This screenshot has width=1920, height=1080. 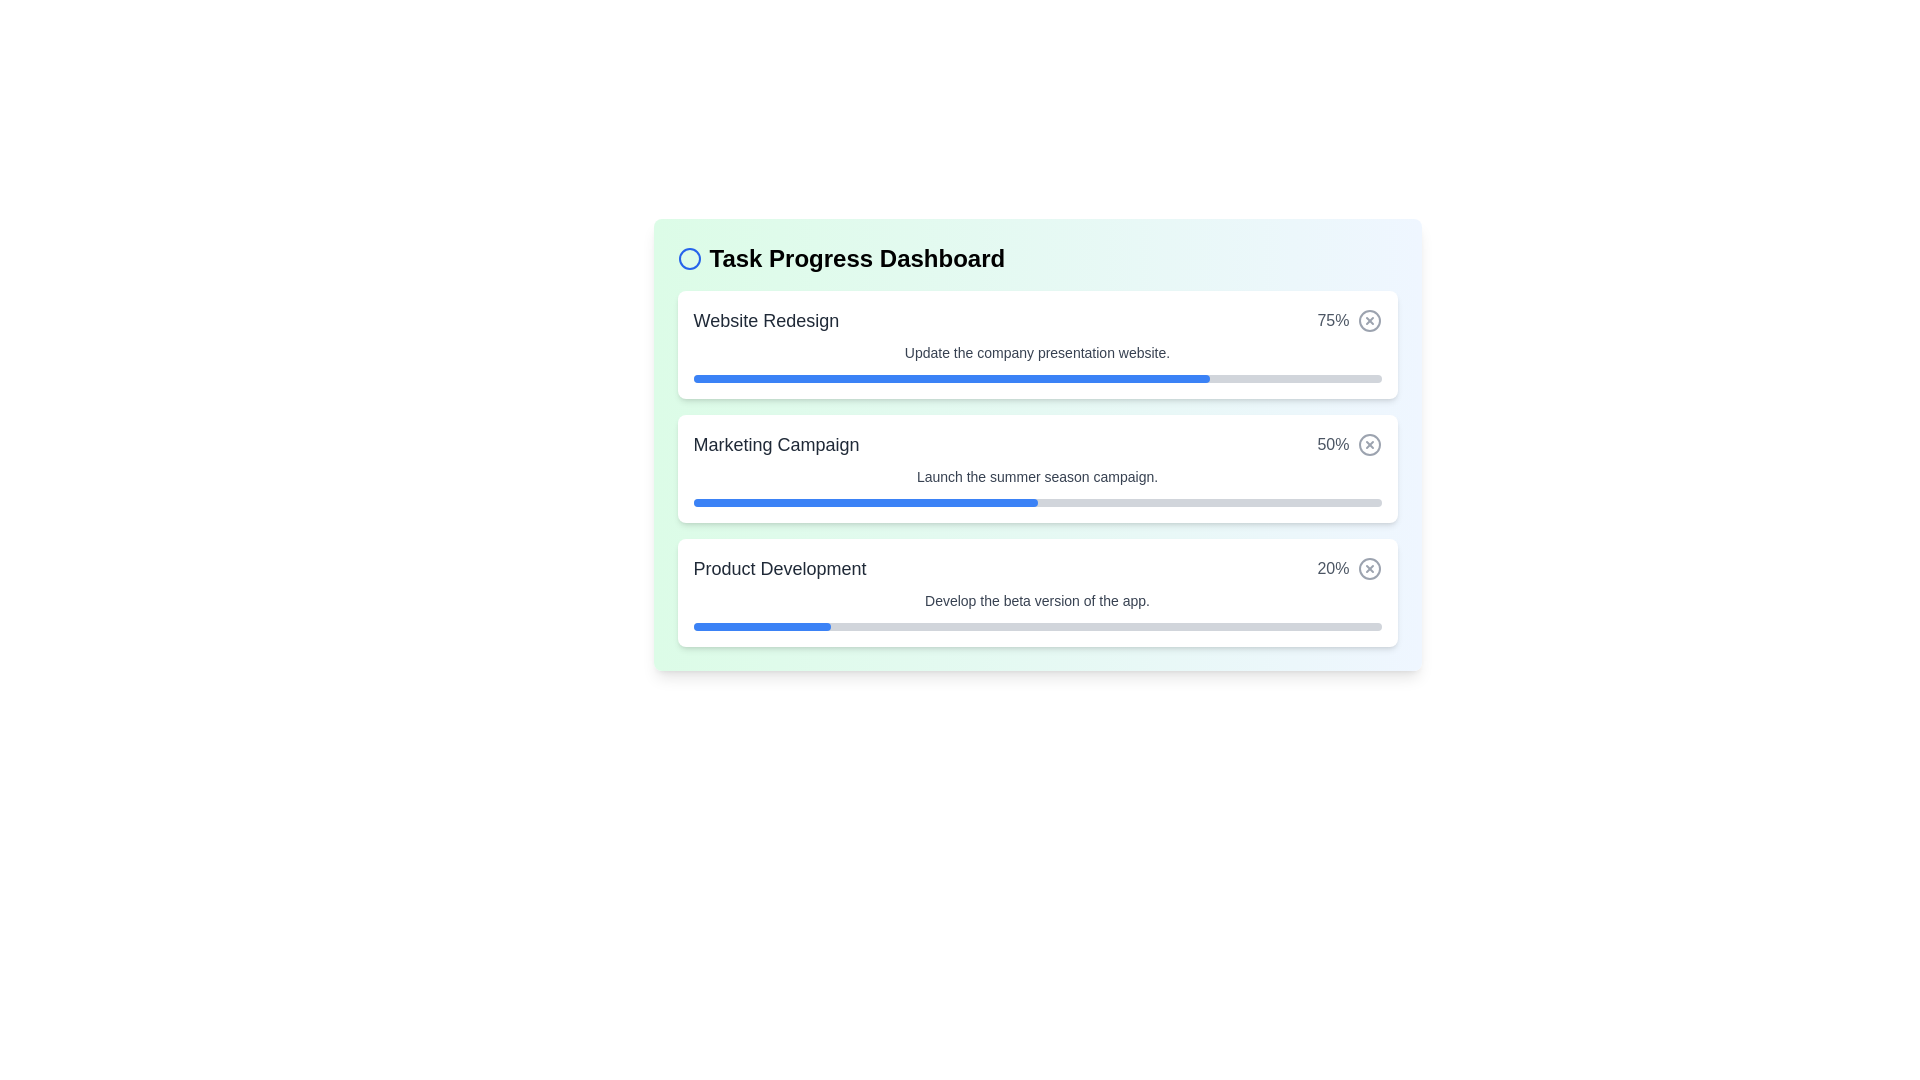 What do you see at coordinates (1368, 319) in the screenshot?
I see `the small circular SVG element located on the far right of the first task card in the progress dashboard` at bounding box center [1368, 319].